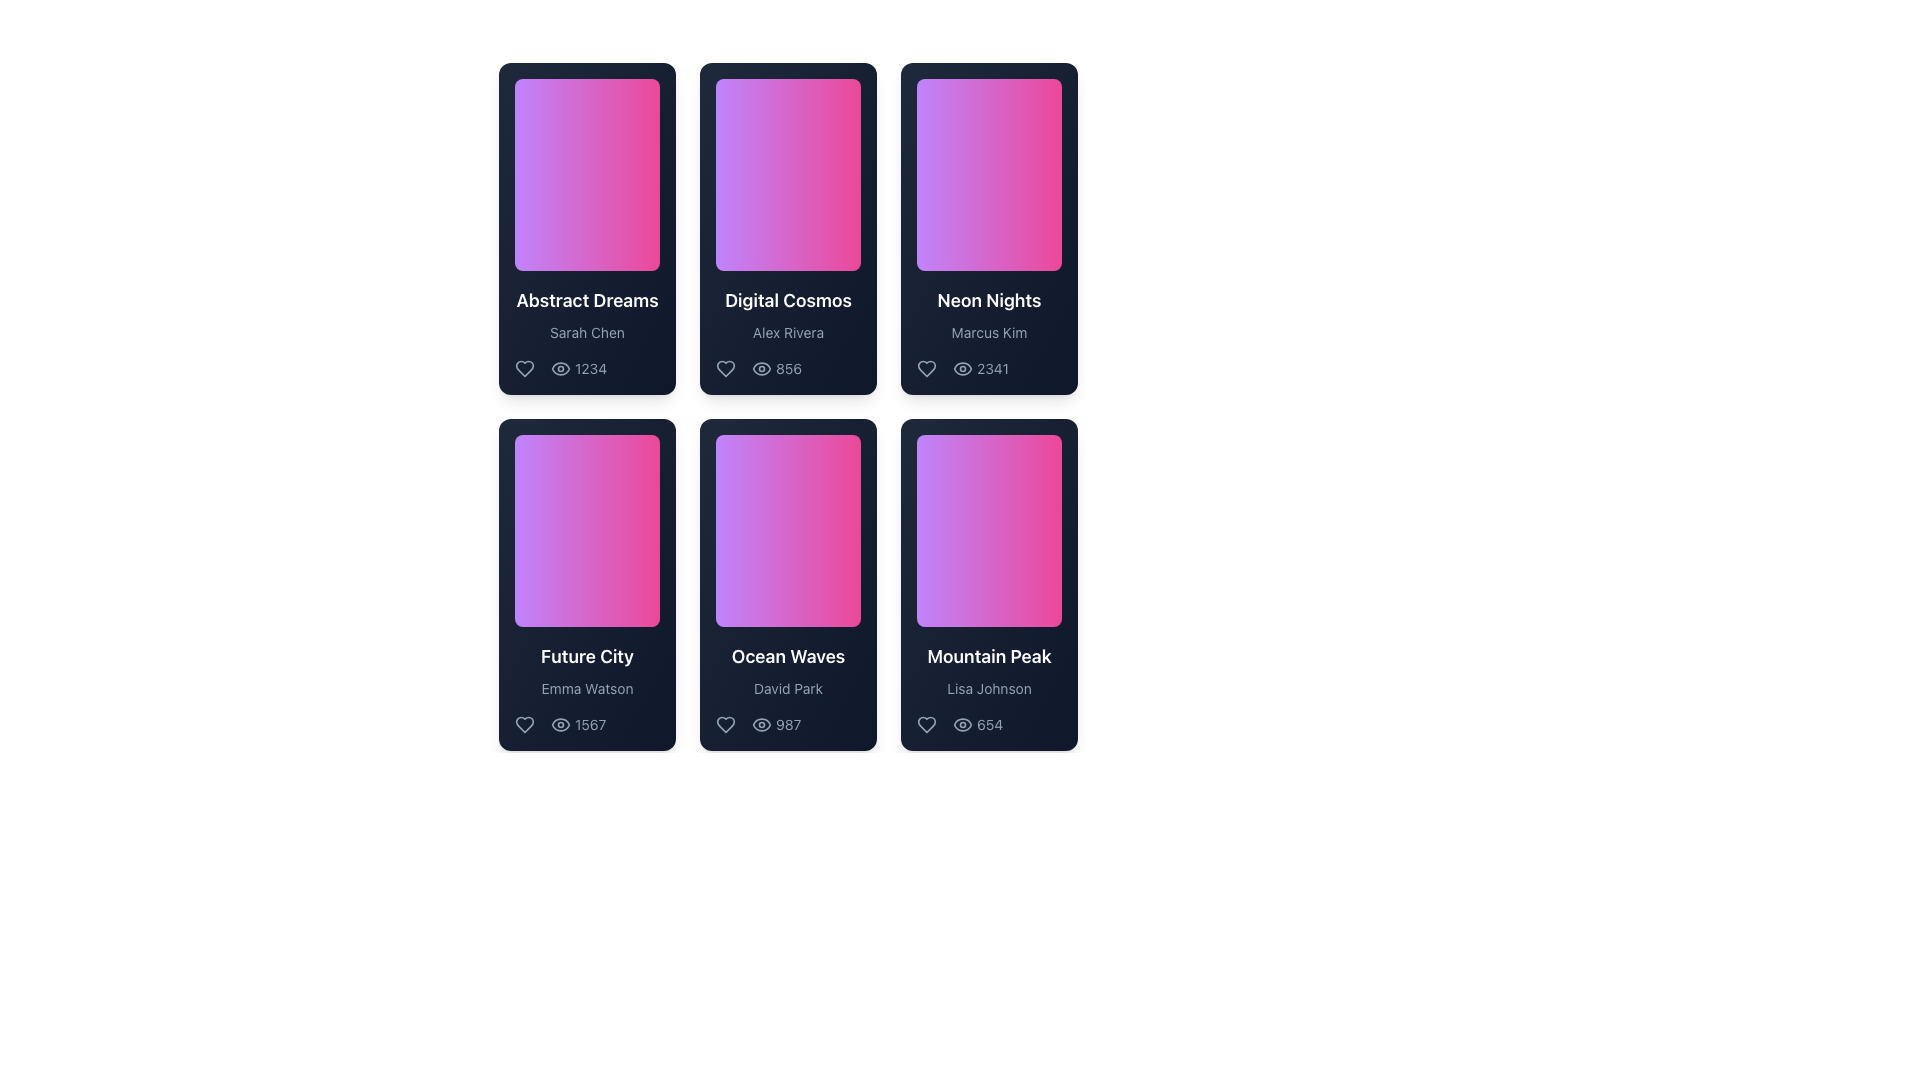  What do you see at coordinates (993, 369) in the screenshot?
I see `numeric text label indicating the view count, which is positioned to the right of the eye icon in the third column under the 'Neon Nights' card` at bounding box center [993, 369].